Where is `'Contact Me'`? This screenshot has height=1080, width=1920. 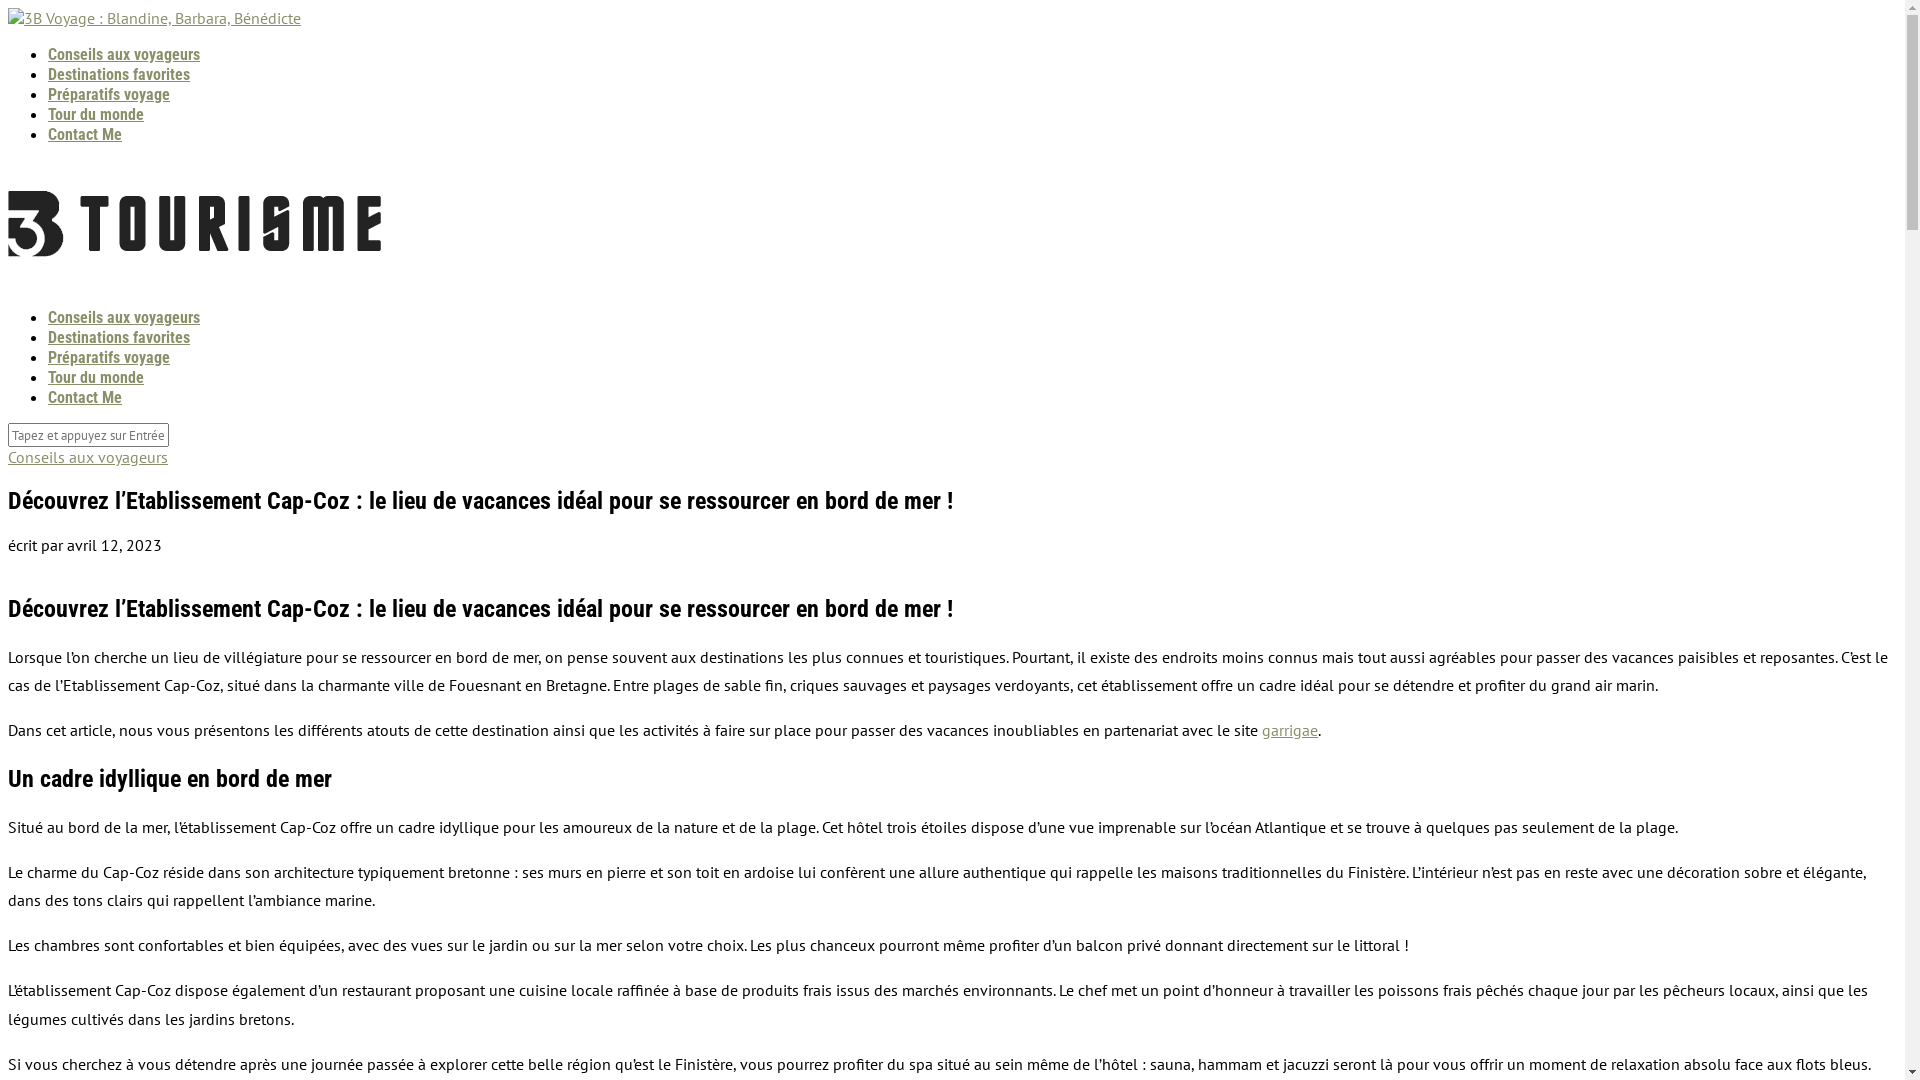
'Contact Me' is located at coordinates (84, 397).